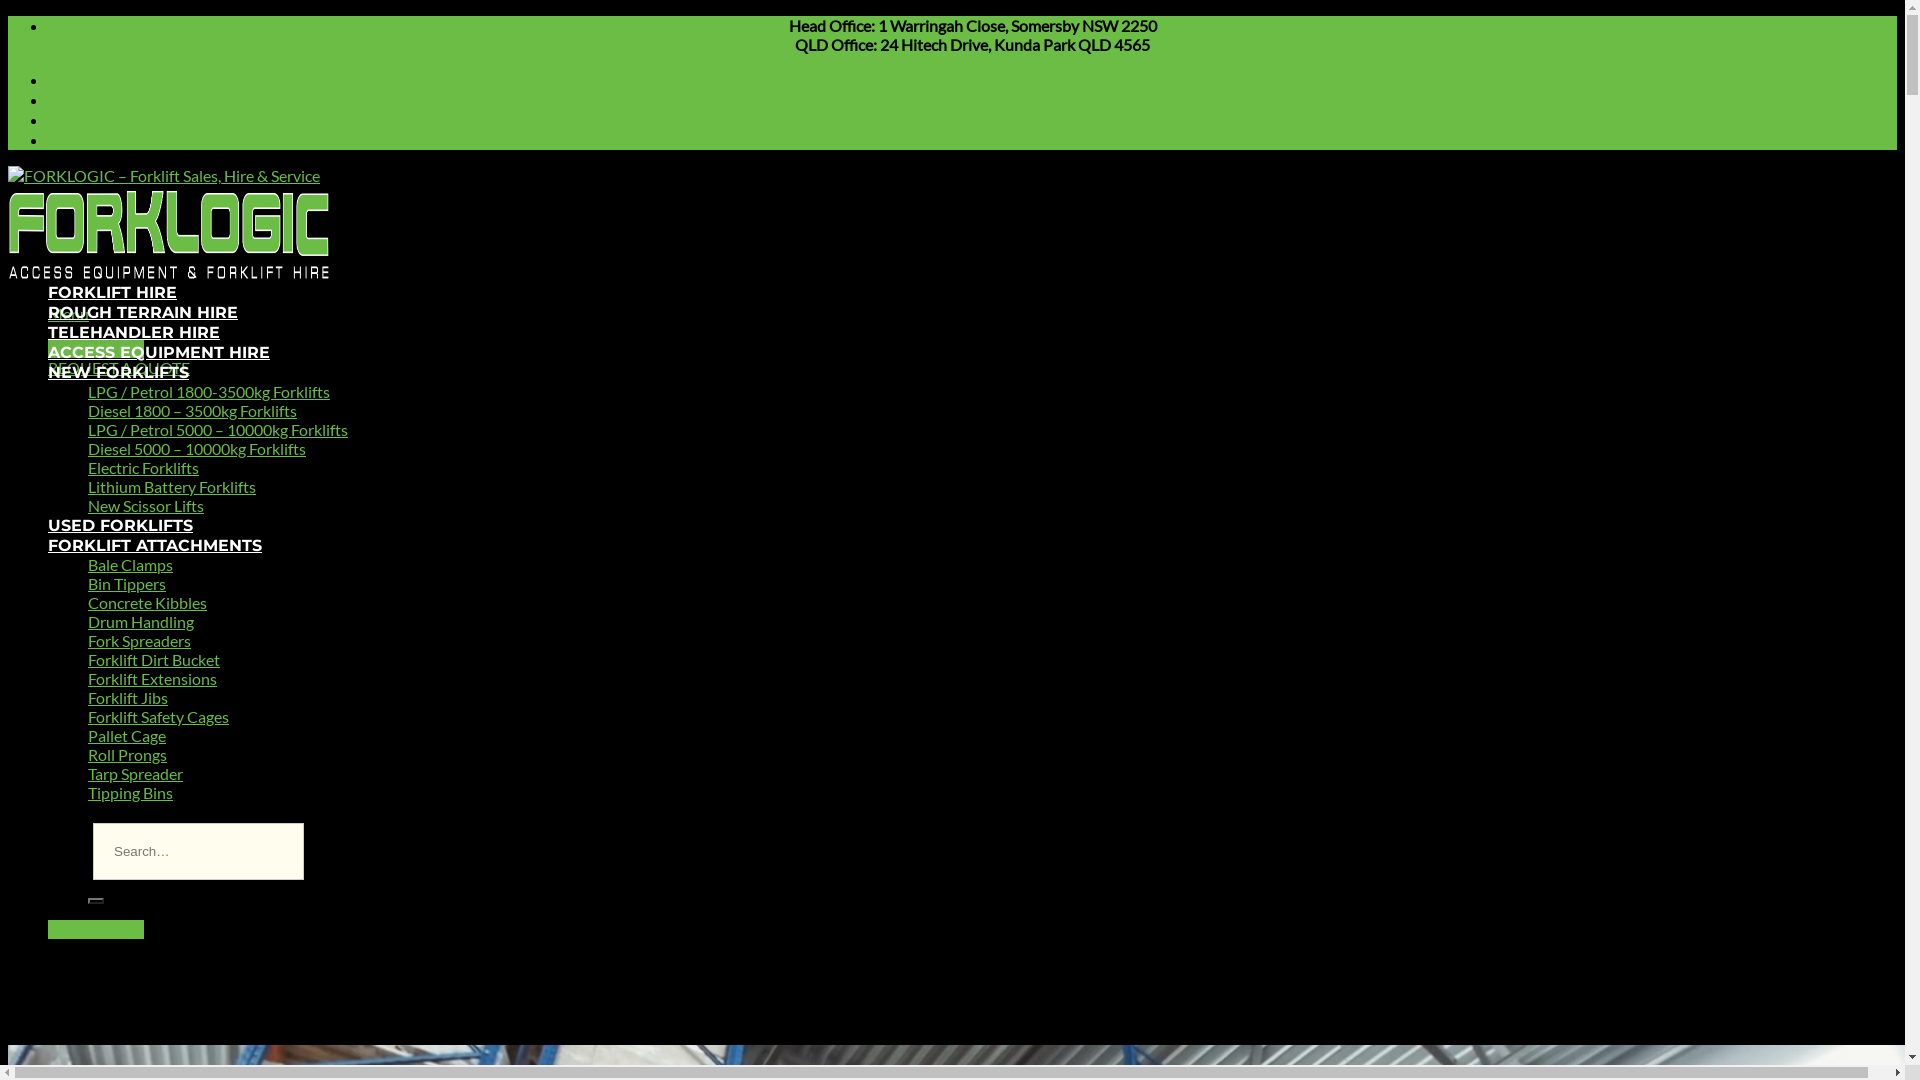 The height and width of the screenshot is (1080, 1920). What do you see at coordinates (172, 486) in the screenshot?
I see `'Lithium Battery Forklifts'` at bounding box center [172, 486].